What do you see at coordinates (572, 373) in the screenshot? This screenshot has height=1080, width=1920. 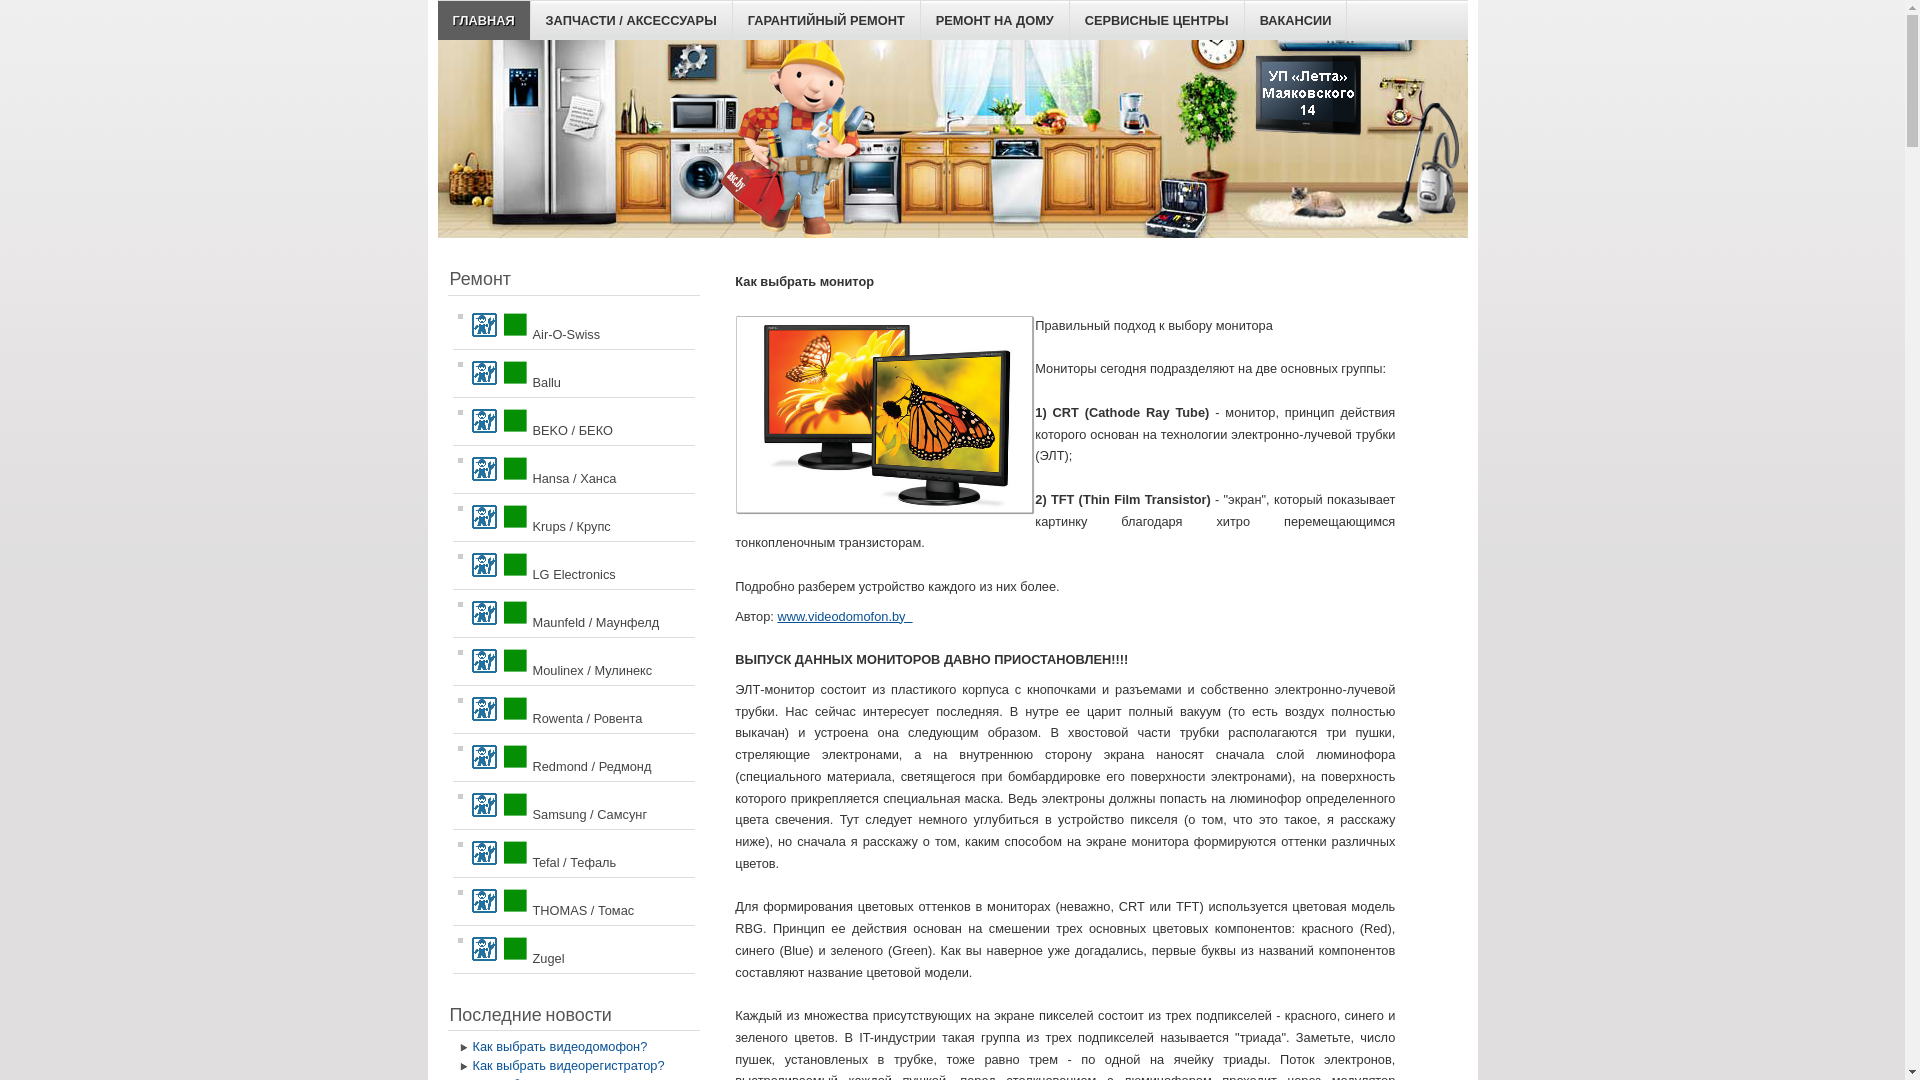 I see `'Ballu'` at bounding box center [572, 373].